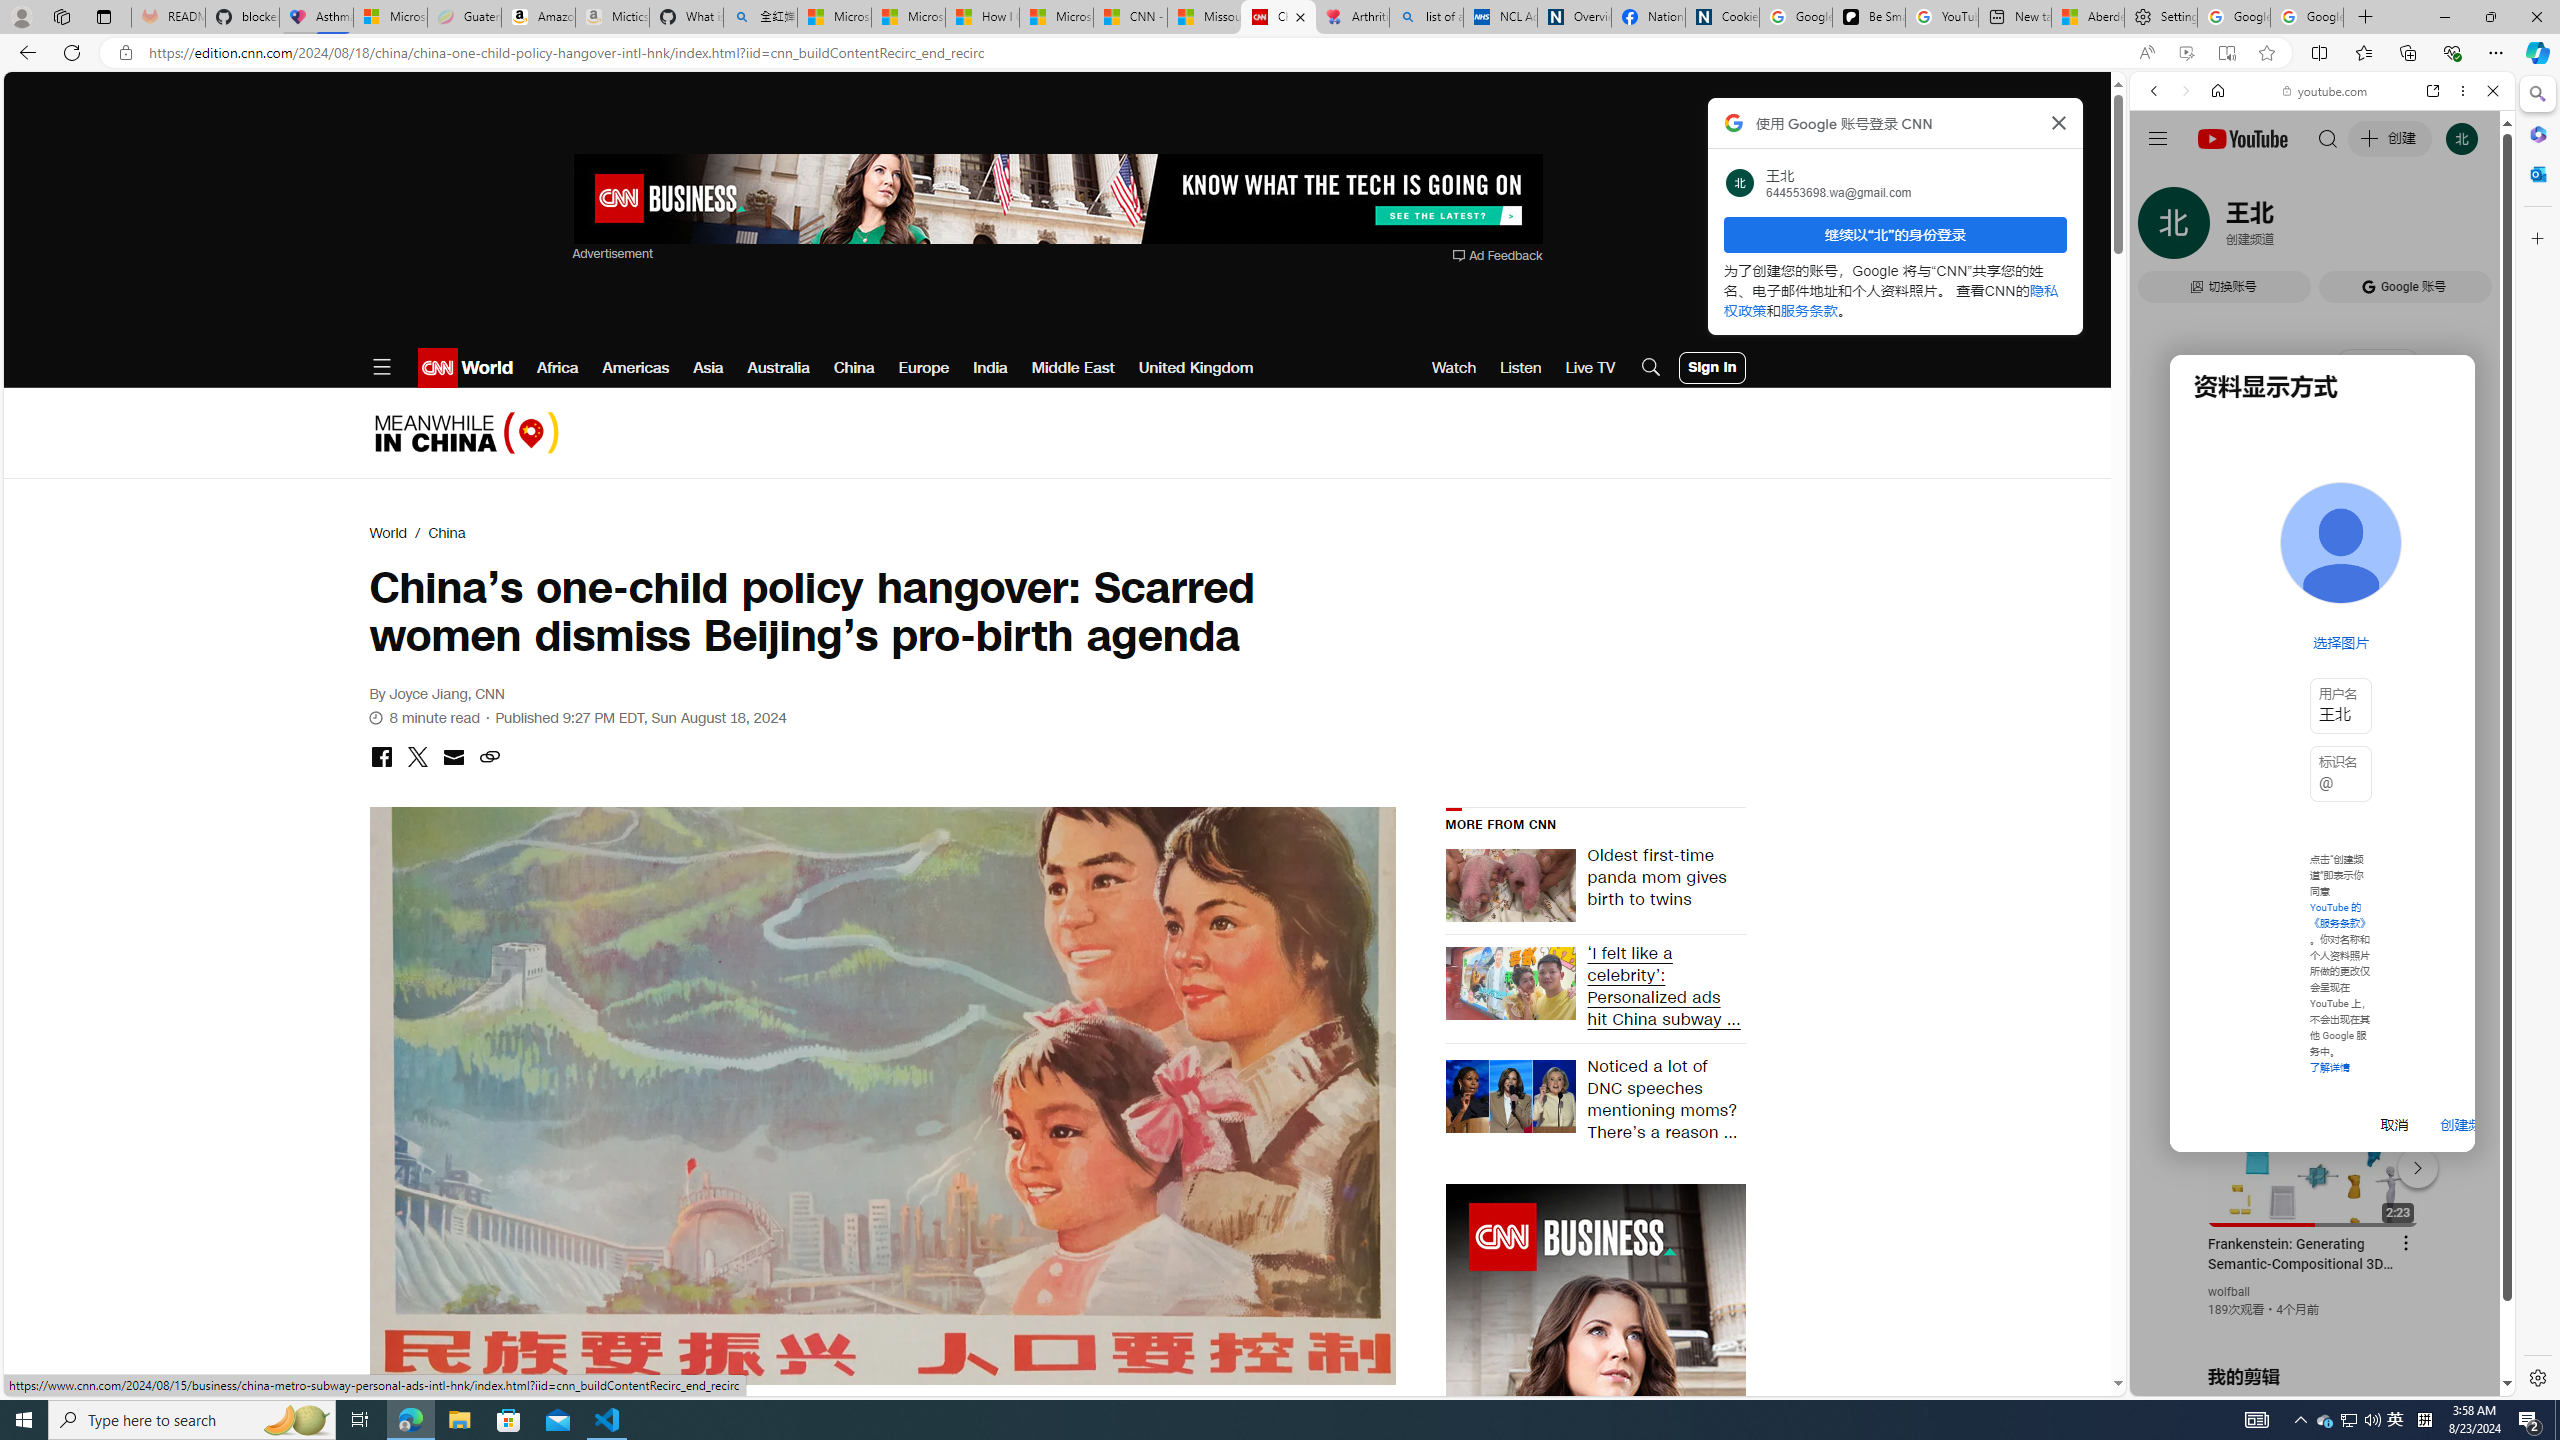 The image size is (2560, 1440). Describe the element at coordinates (488, 755) in the screenshot. I see `'Class: icon-ui-link'` at that location.